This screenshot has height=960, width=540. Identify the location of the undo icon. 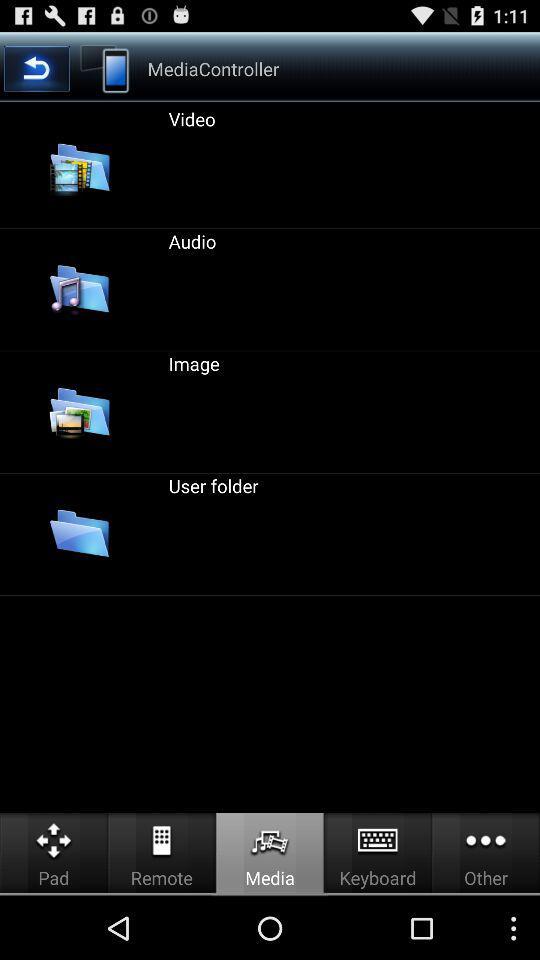
(36, 74).